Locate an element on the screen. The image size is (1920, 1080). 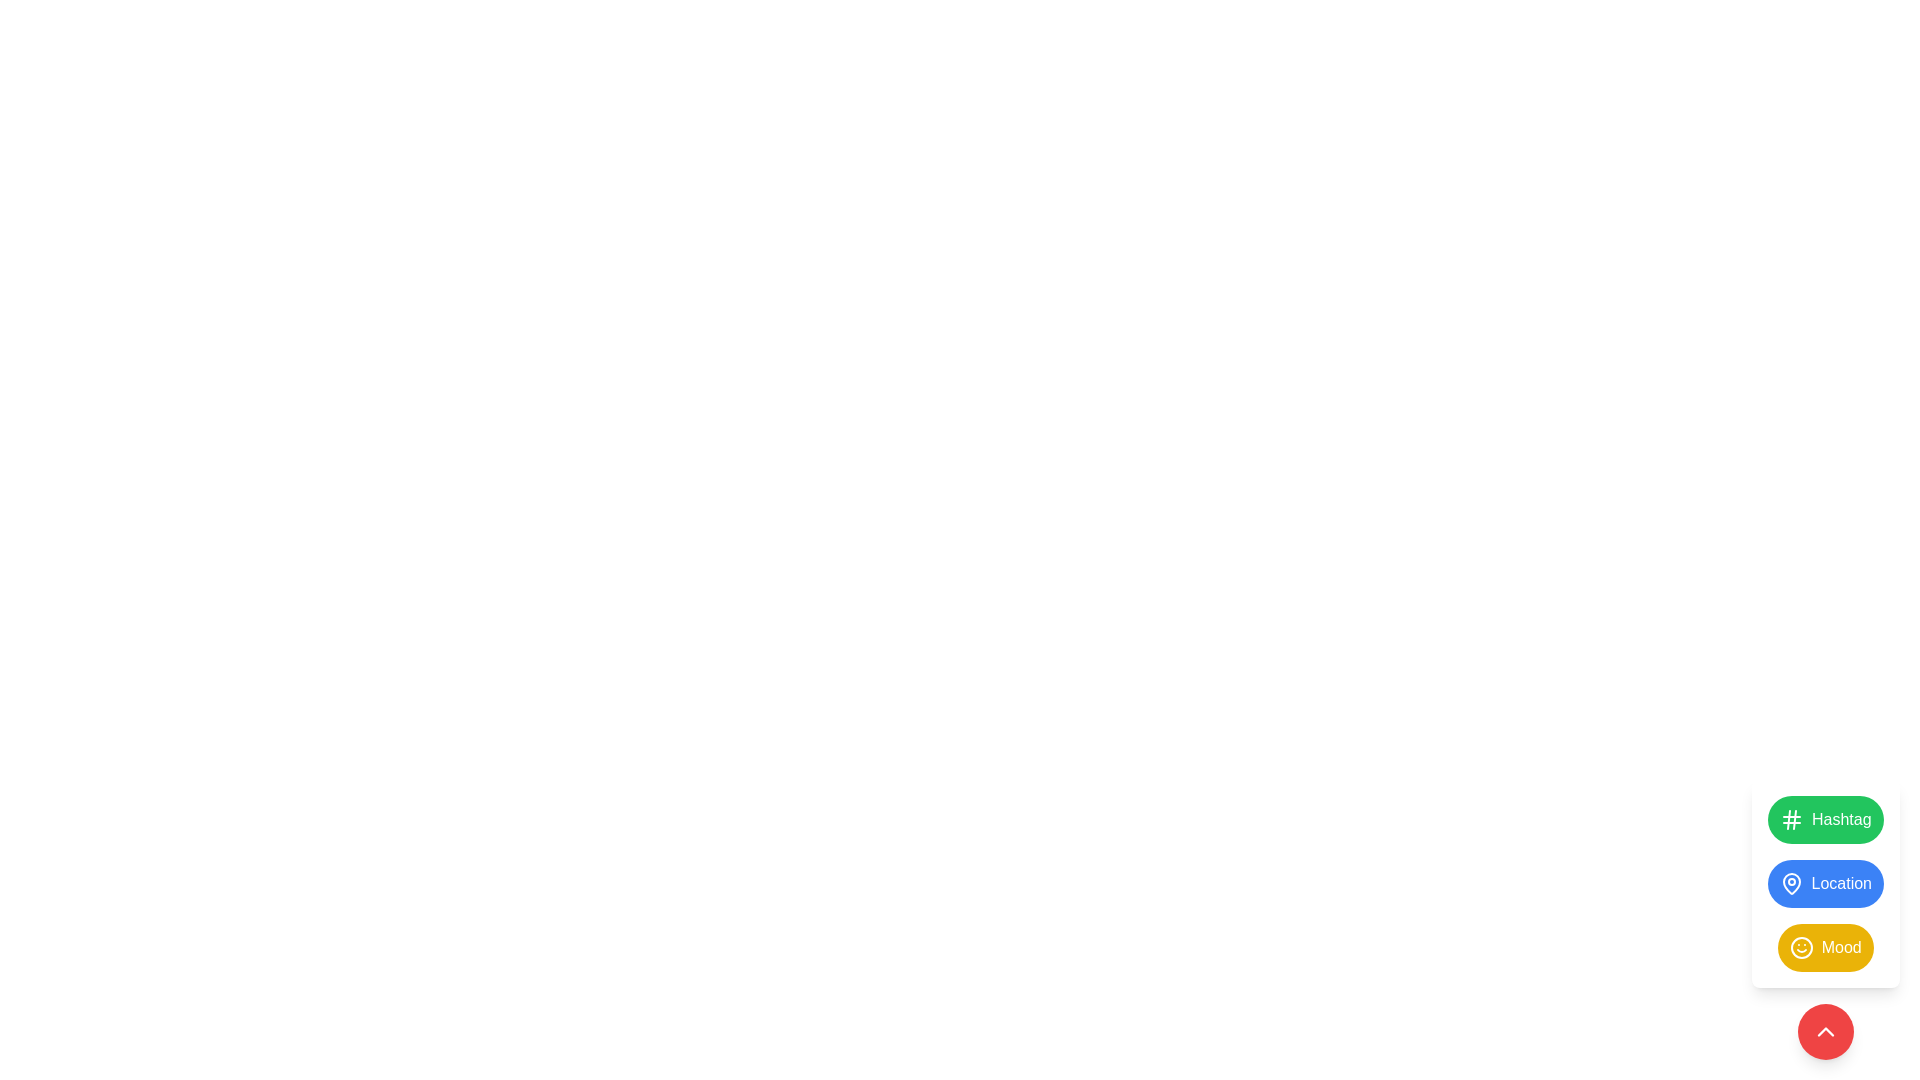
the green button labeled 'Hashtag' is located at coordinates (1825, 820).